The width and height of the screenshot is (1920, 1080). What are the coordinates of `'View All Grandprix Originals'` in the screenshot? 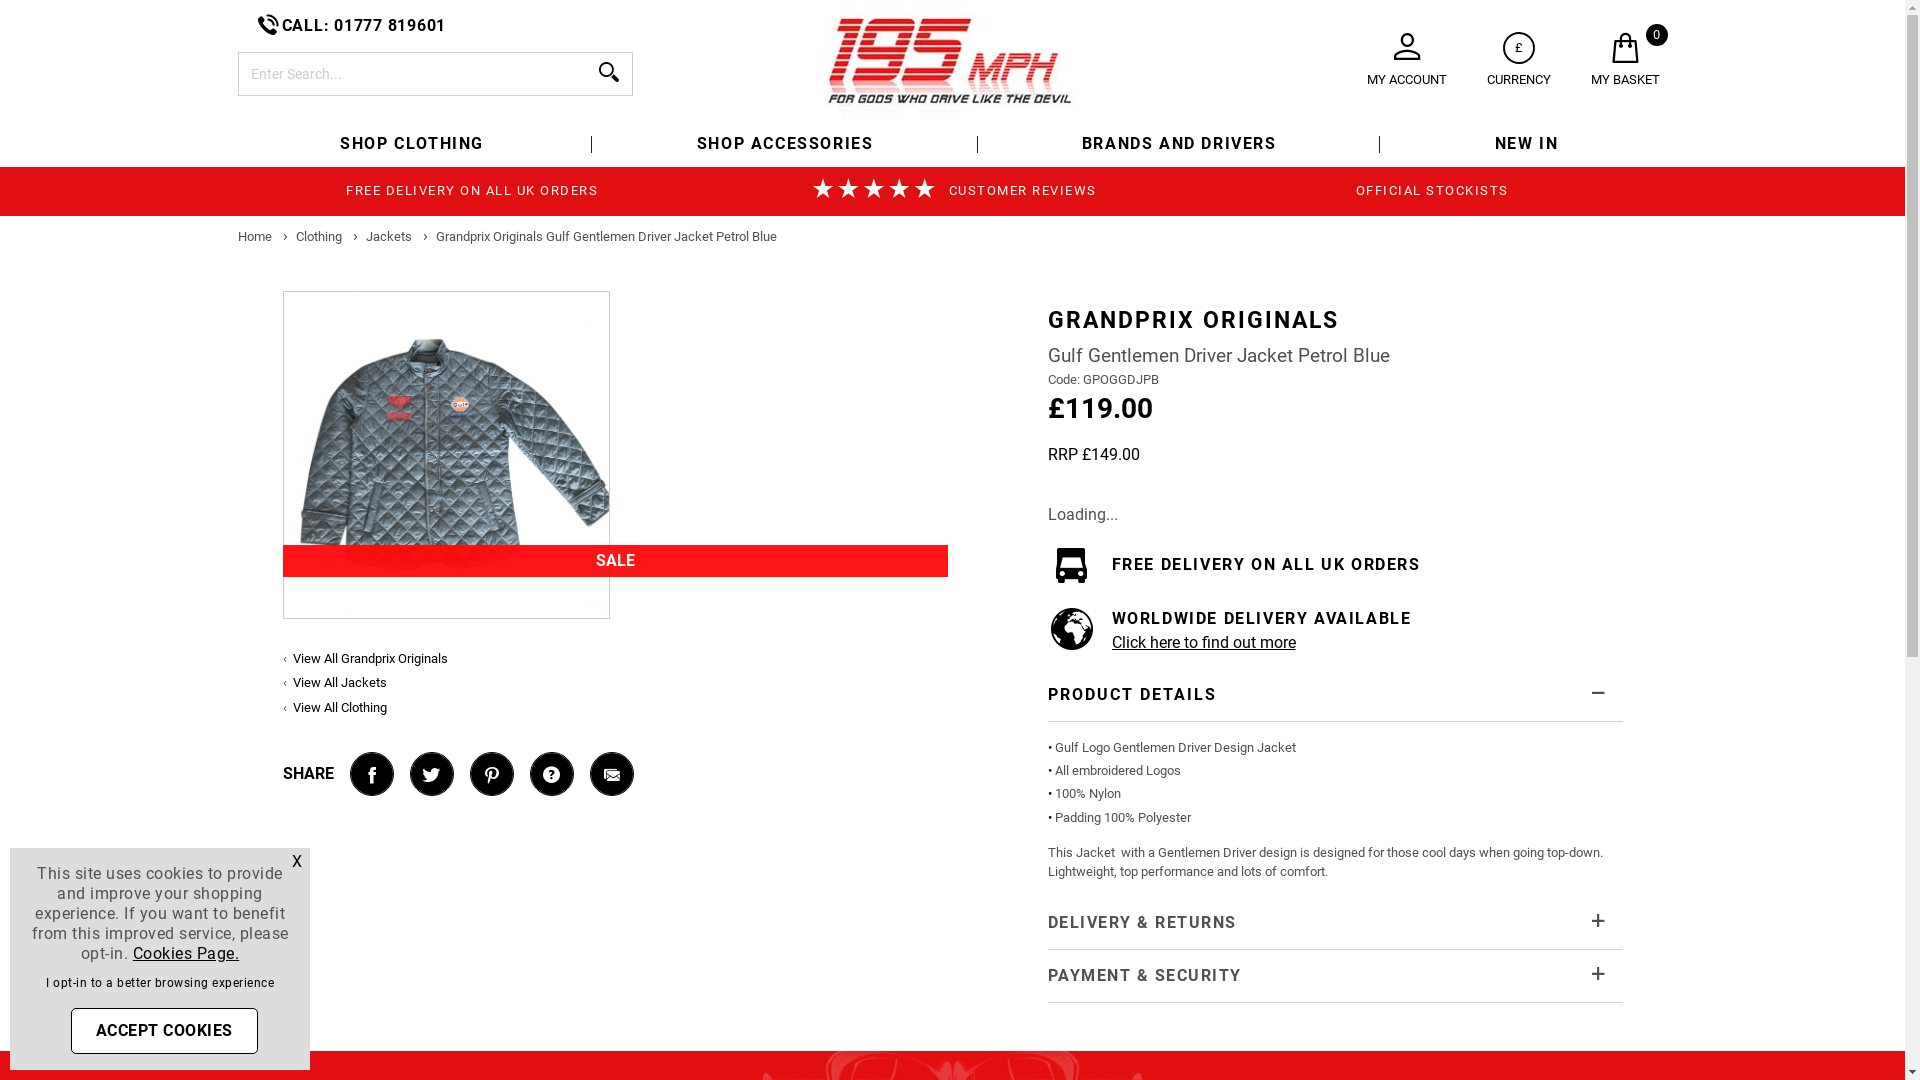 It's located at (370, 657).